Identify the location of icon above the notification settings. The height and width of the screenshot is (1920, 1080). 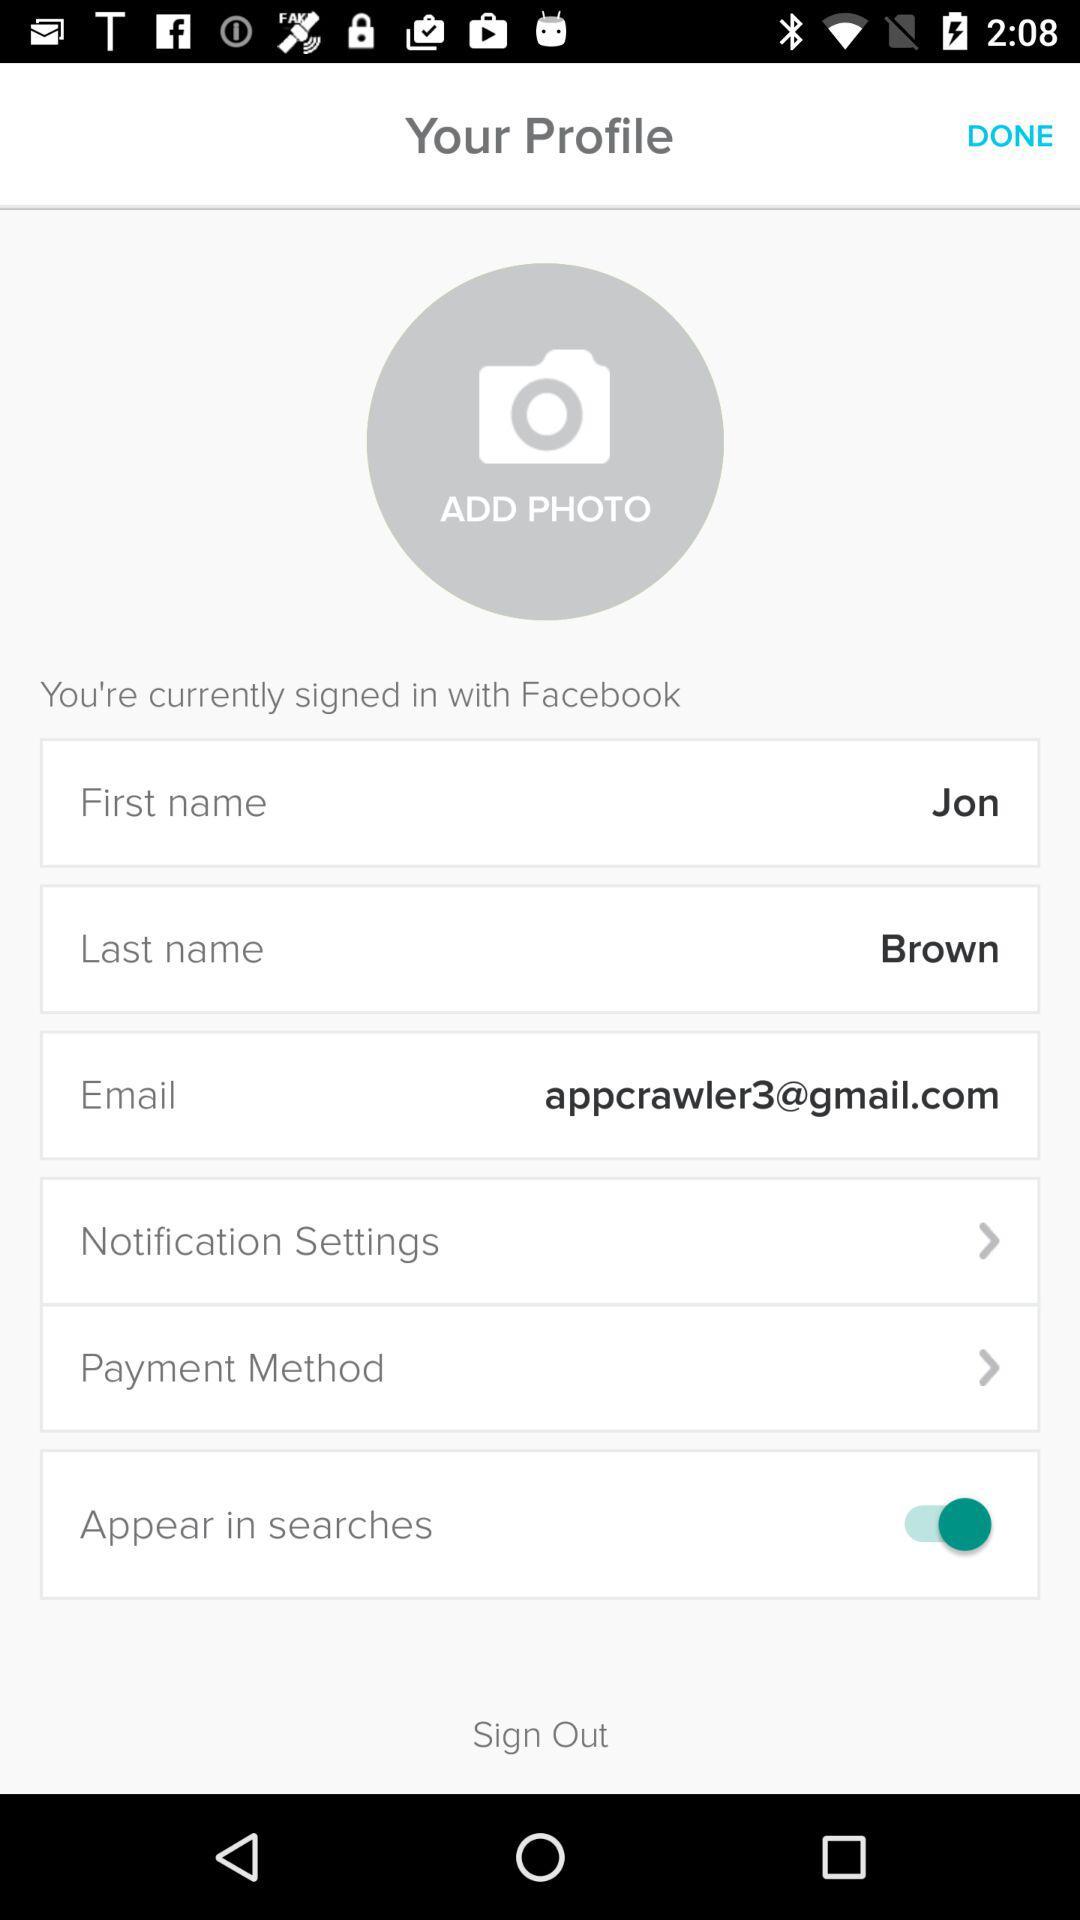
(600, 1094).